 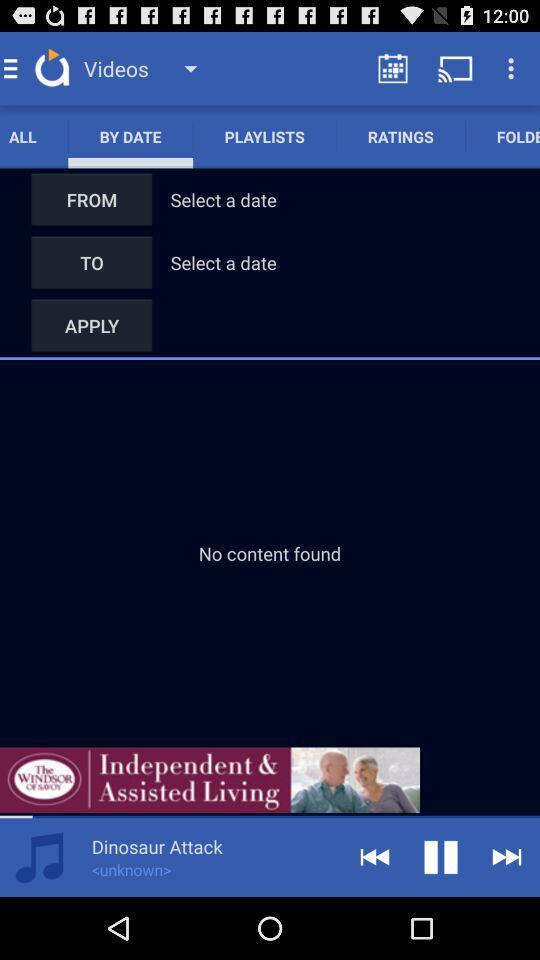 What do you see at coordinates (39, 917) in the screenshot?
I see `the music icon` at bounding box center [39, 917].